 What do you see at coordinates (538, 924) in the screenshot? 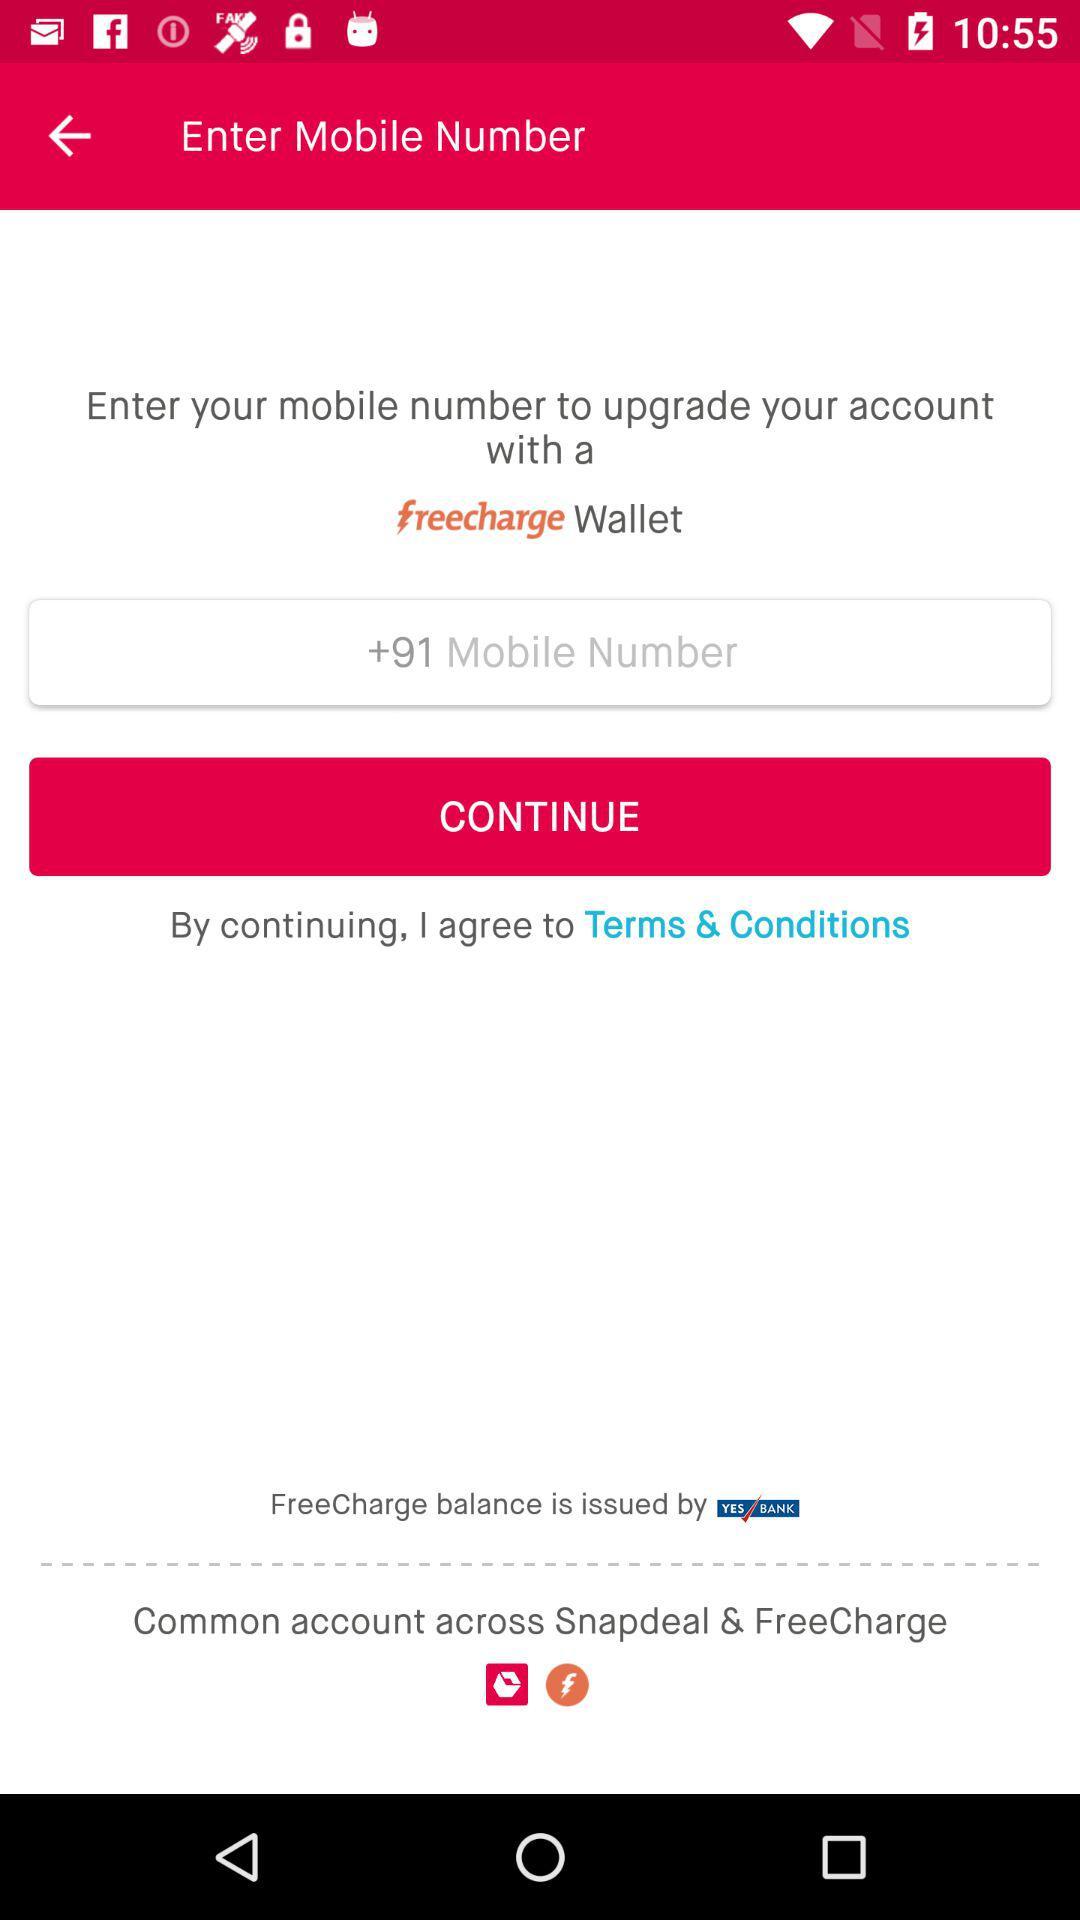
I see `the by continuing i` at bounding box center [538, 924].